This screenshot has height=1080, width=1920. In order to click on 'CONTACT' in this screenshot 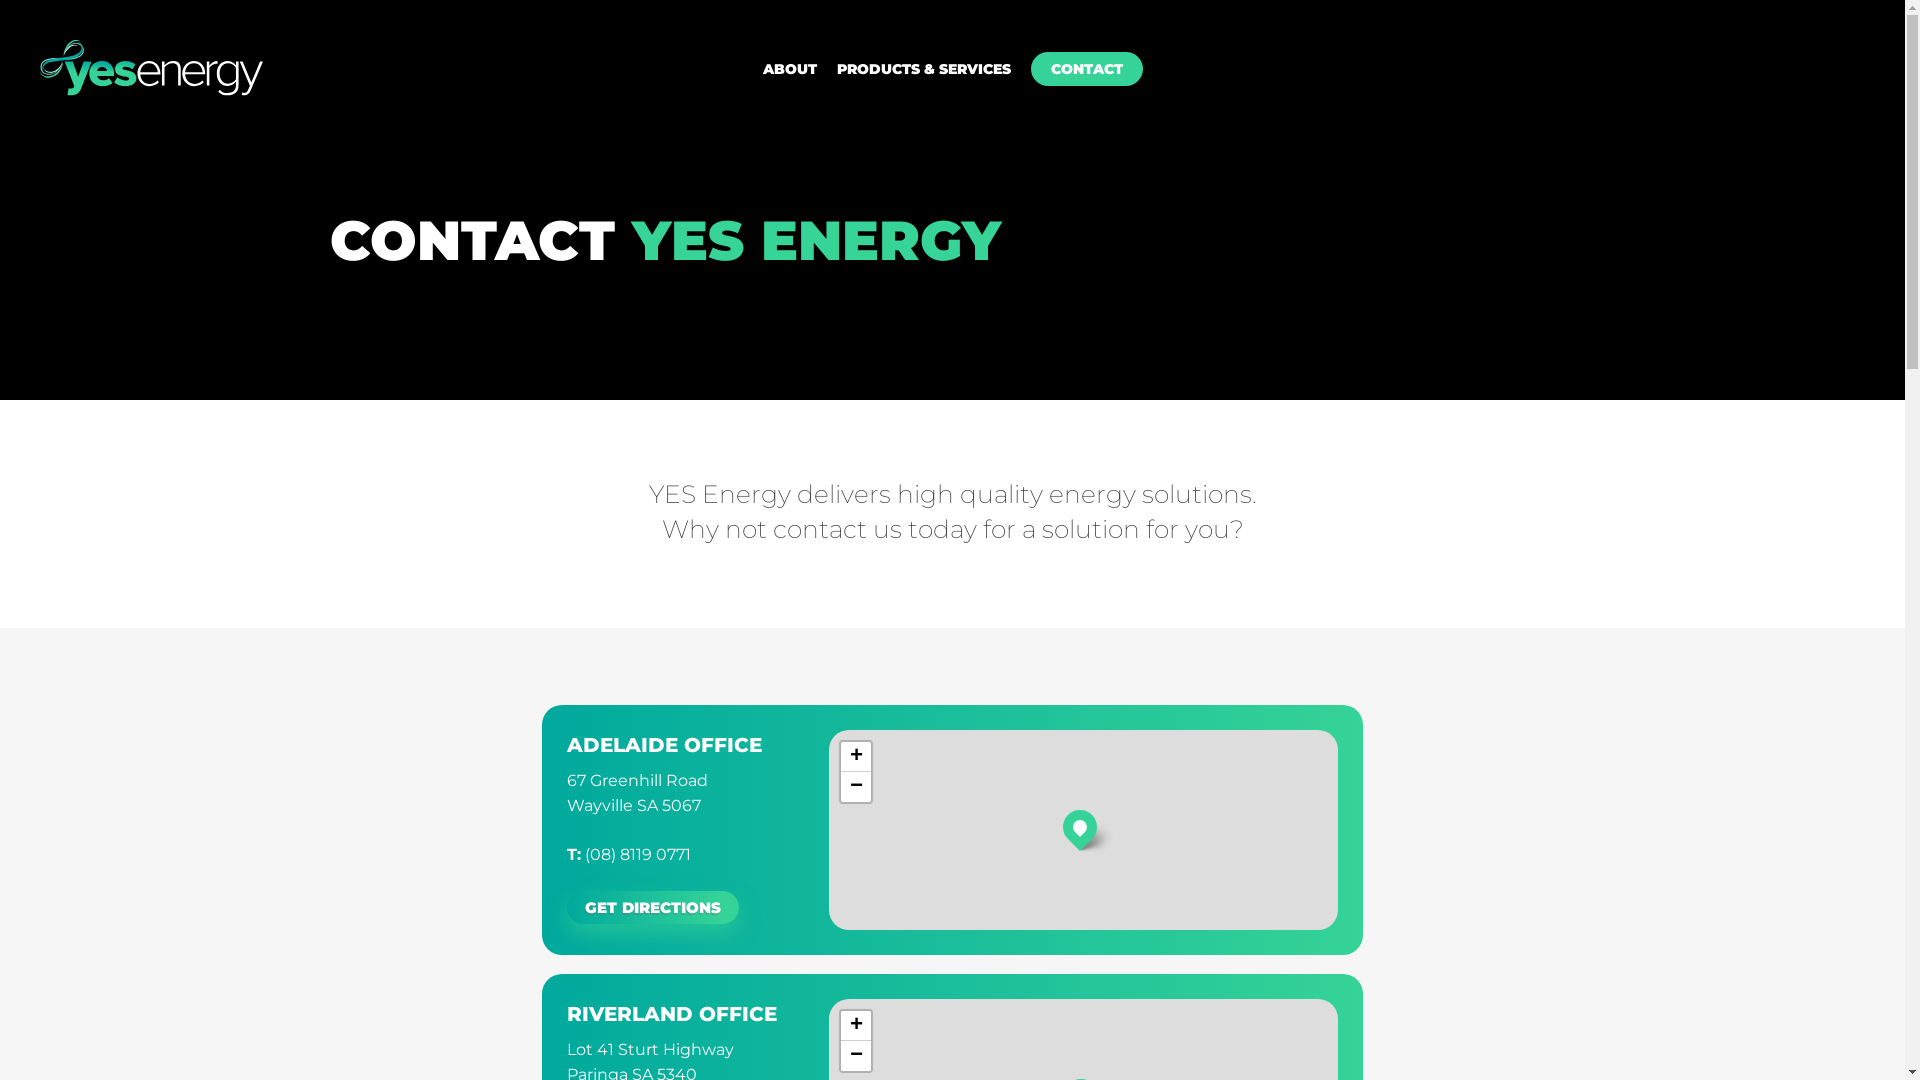, I will do `click(1084, 68)`.